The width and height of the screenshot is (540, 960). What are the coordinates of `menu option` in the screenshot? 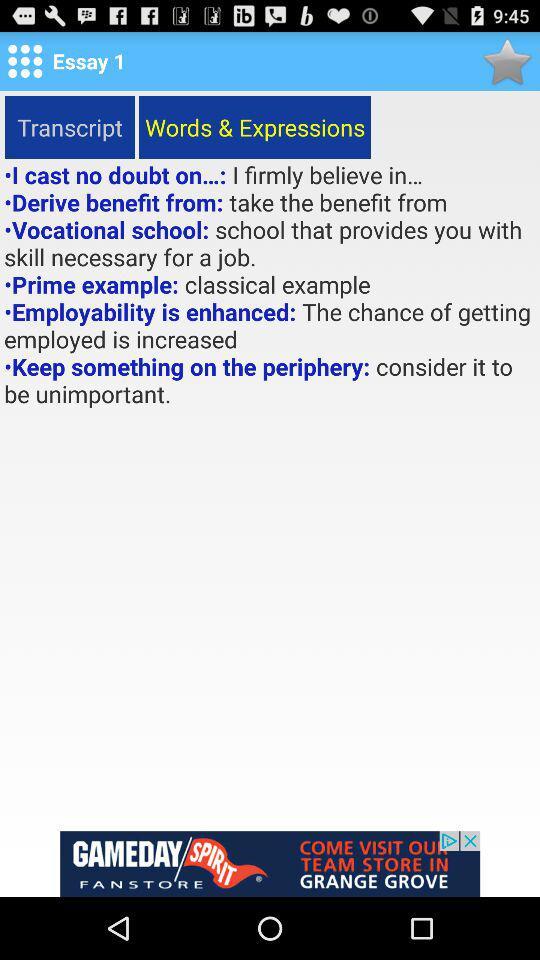 It's located at (24, 61).